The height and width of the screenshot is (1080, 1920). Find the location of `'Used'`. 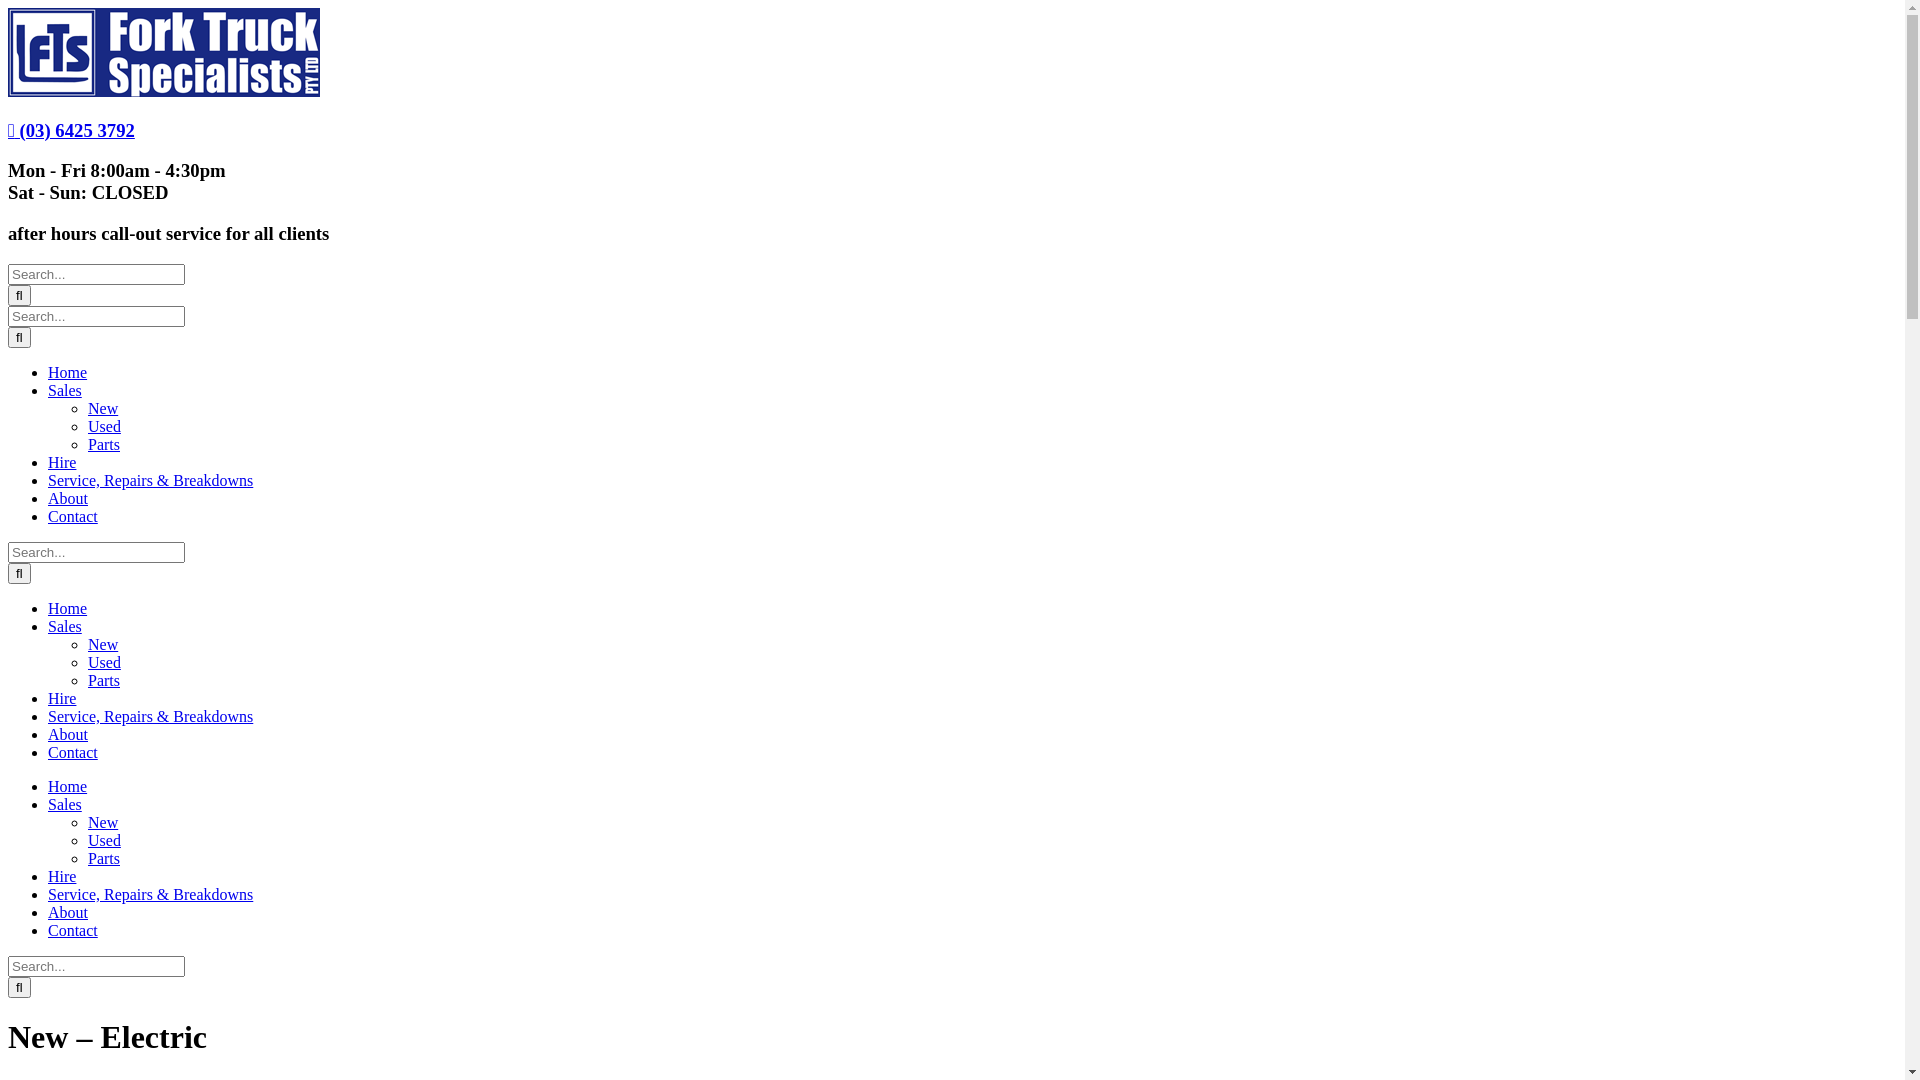

'Used' is located at coordinates (103, 425).